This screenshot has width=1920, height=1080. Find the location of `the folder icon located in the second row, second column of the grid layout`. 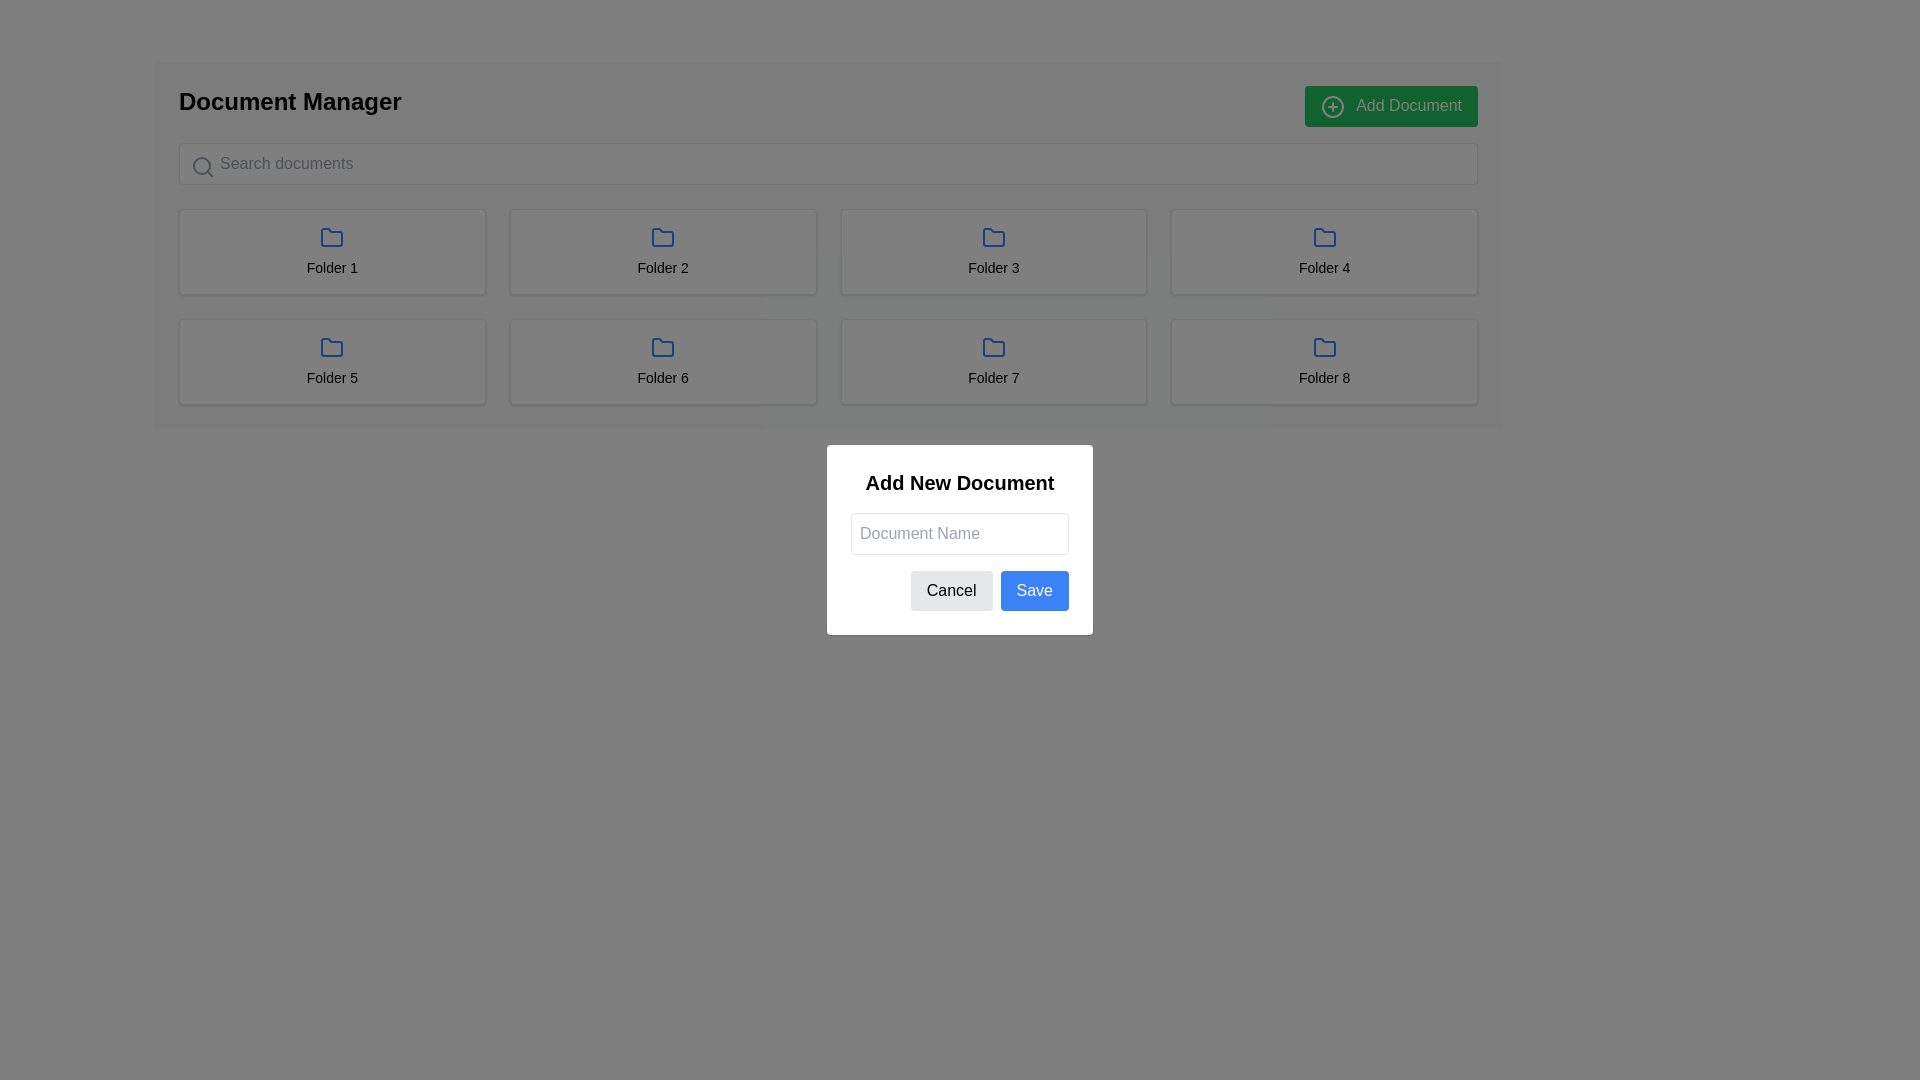

the folder icon located in the second row, second column of the grid layout is located at coordinates (663, 346).